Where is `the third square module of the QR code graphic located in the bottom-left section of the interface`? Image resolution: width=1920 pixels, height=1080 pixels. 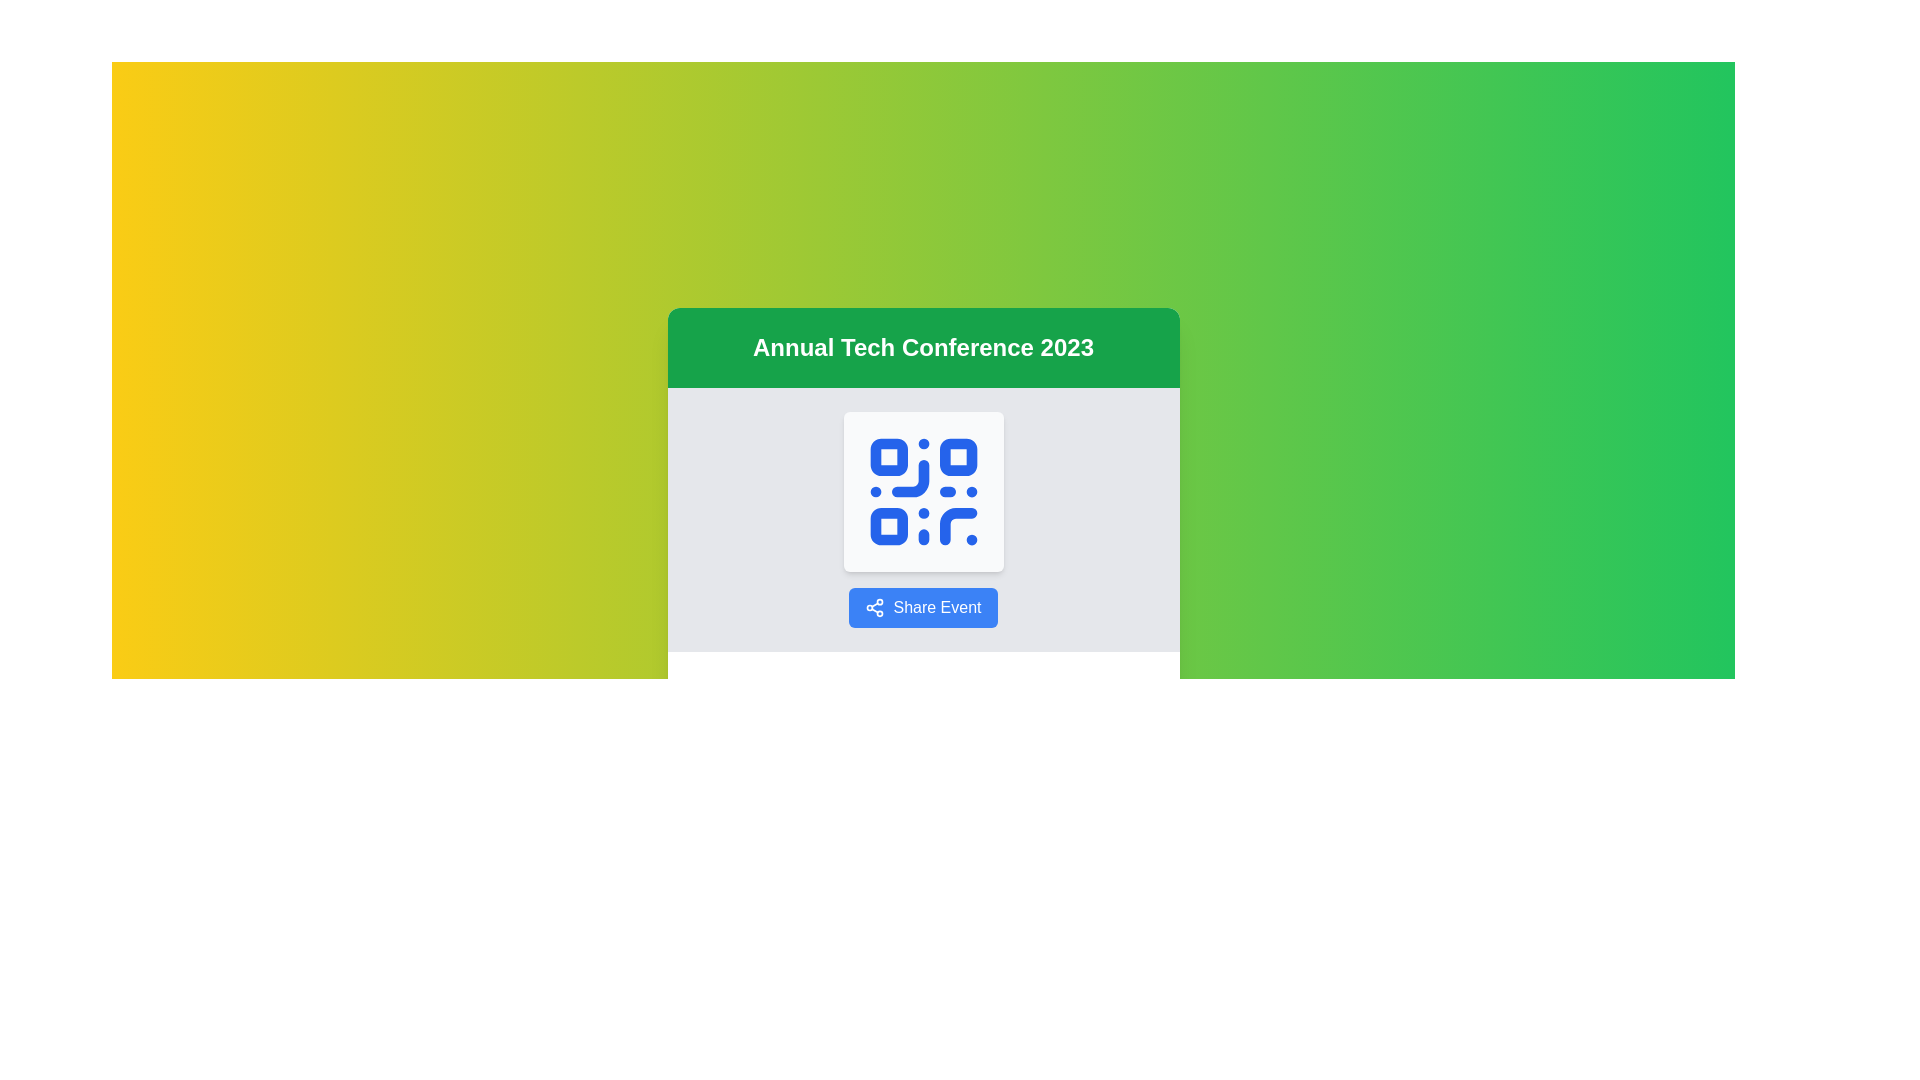
the third square module of the QR code graphic located in the bottom-left section of the interface is located at coordinates (887, 525).